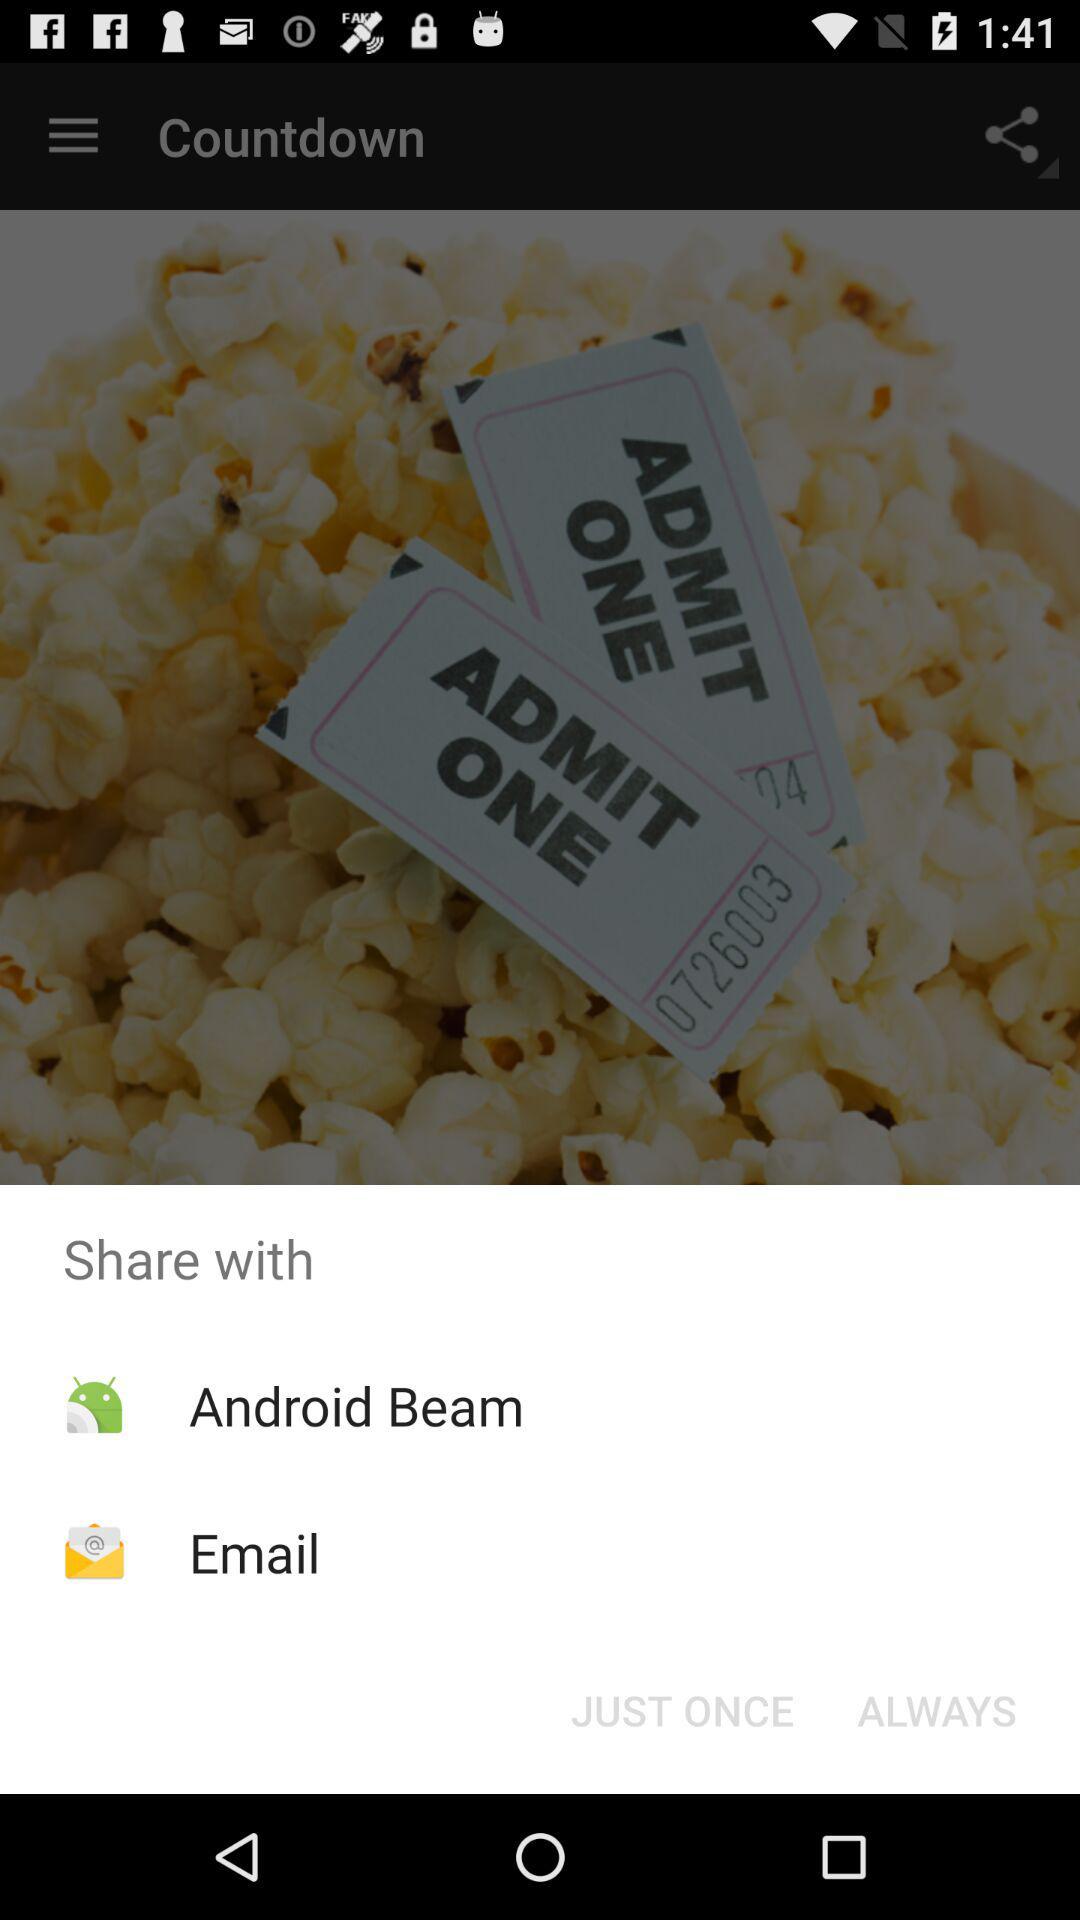 The image size is (1080, 1920). Describe the element at coordinates (681, 1708) in the screenshot. I see `just once icon` at that location.